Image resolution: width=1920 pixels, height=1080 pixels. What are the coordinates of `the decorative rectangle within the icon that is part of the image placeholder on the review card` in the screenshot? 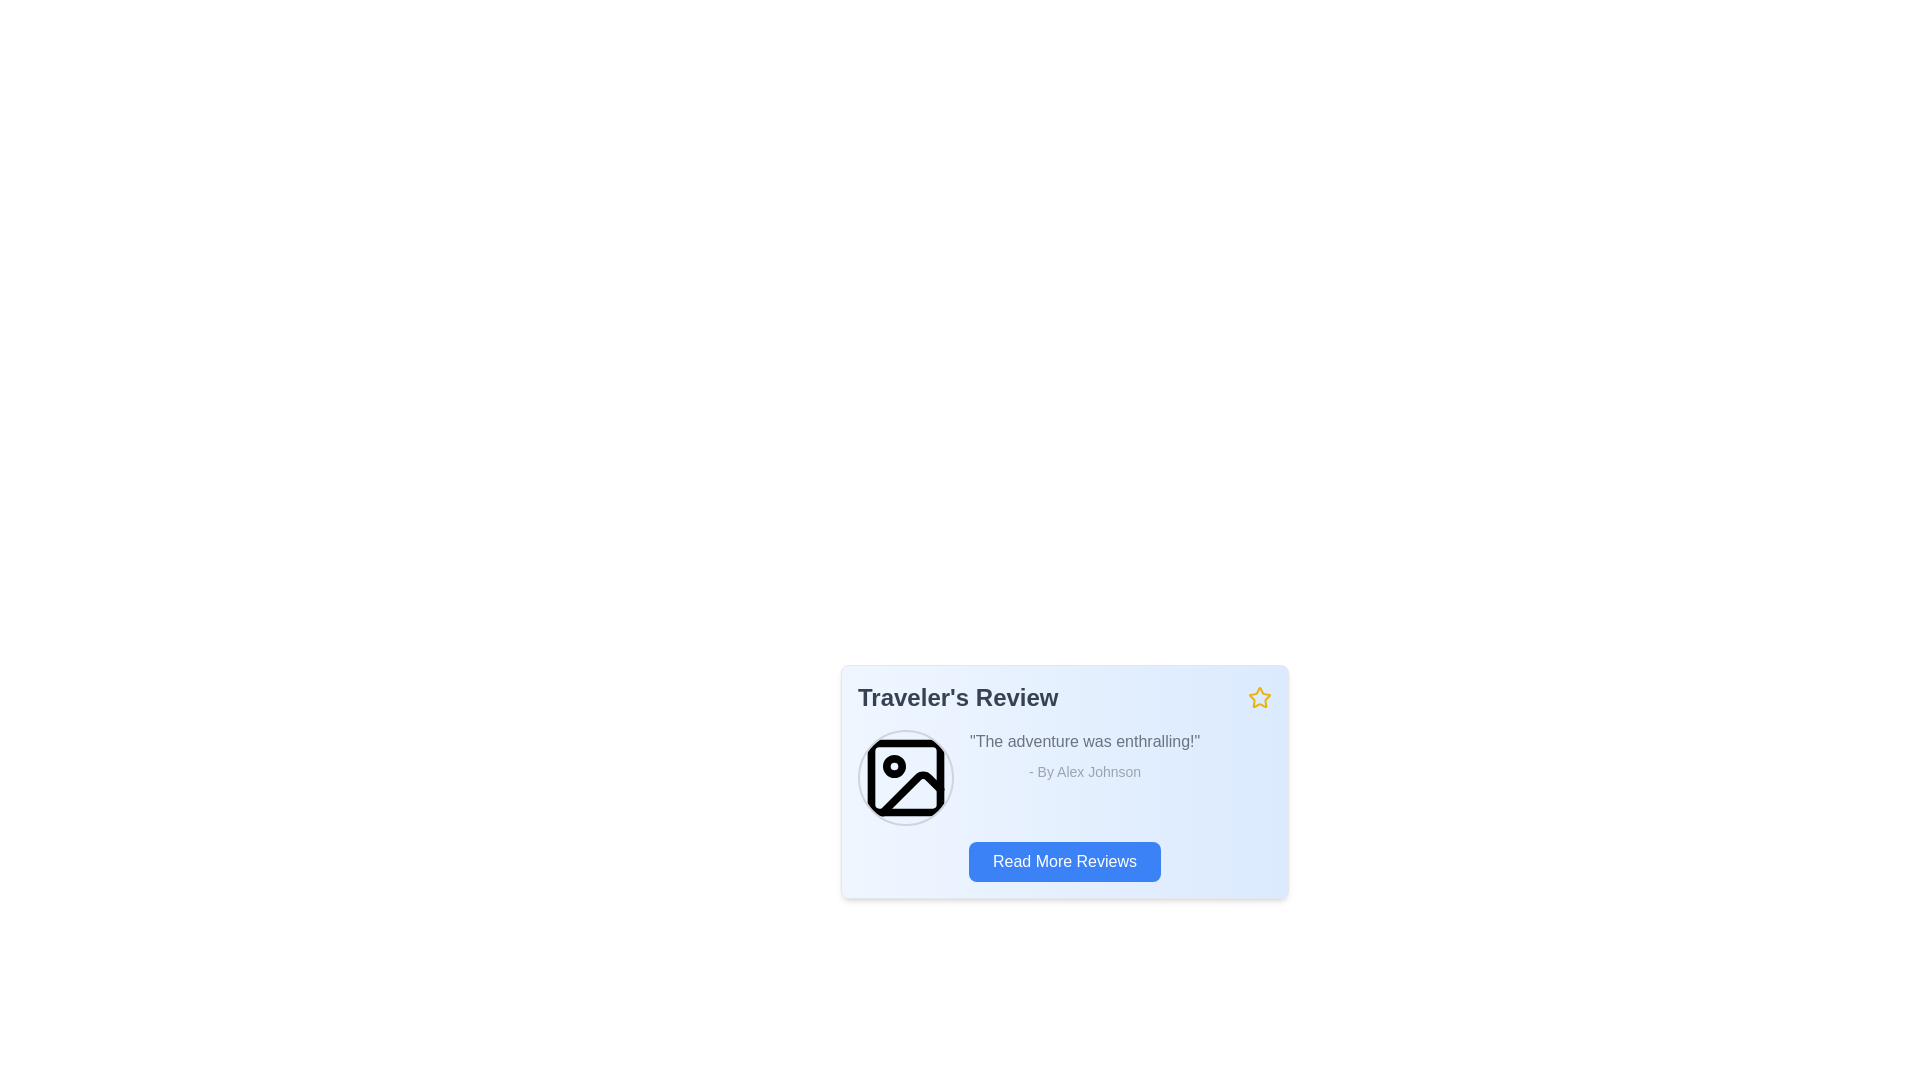 It's located at (905, 777).